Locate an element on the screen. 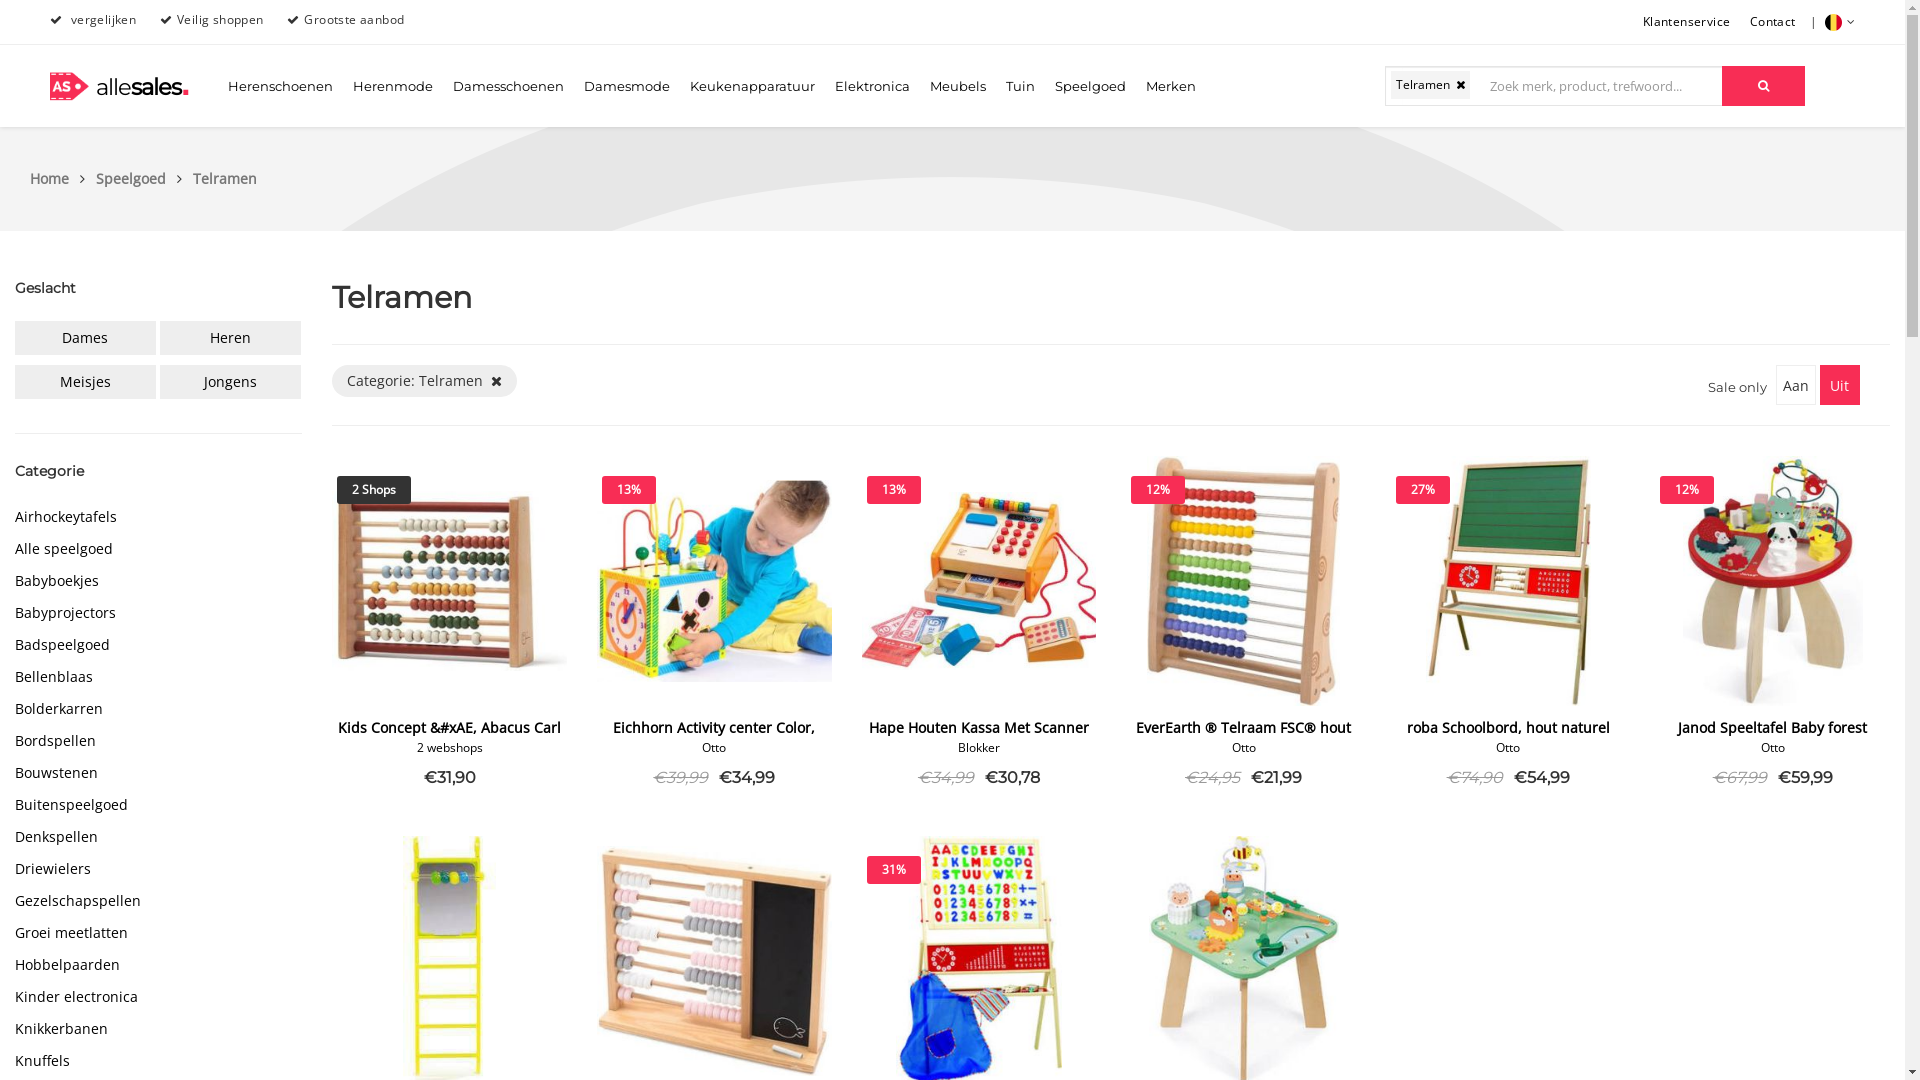 The image size is (1920, 1080). 'Categorie: Telramen  ' is located at coordinates (423, 381).